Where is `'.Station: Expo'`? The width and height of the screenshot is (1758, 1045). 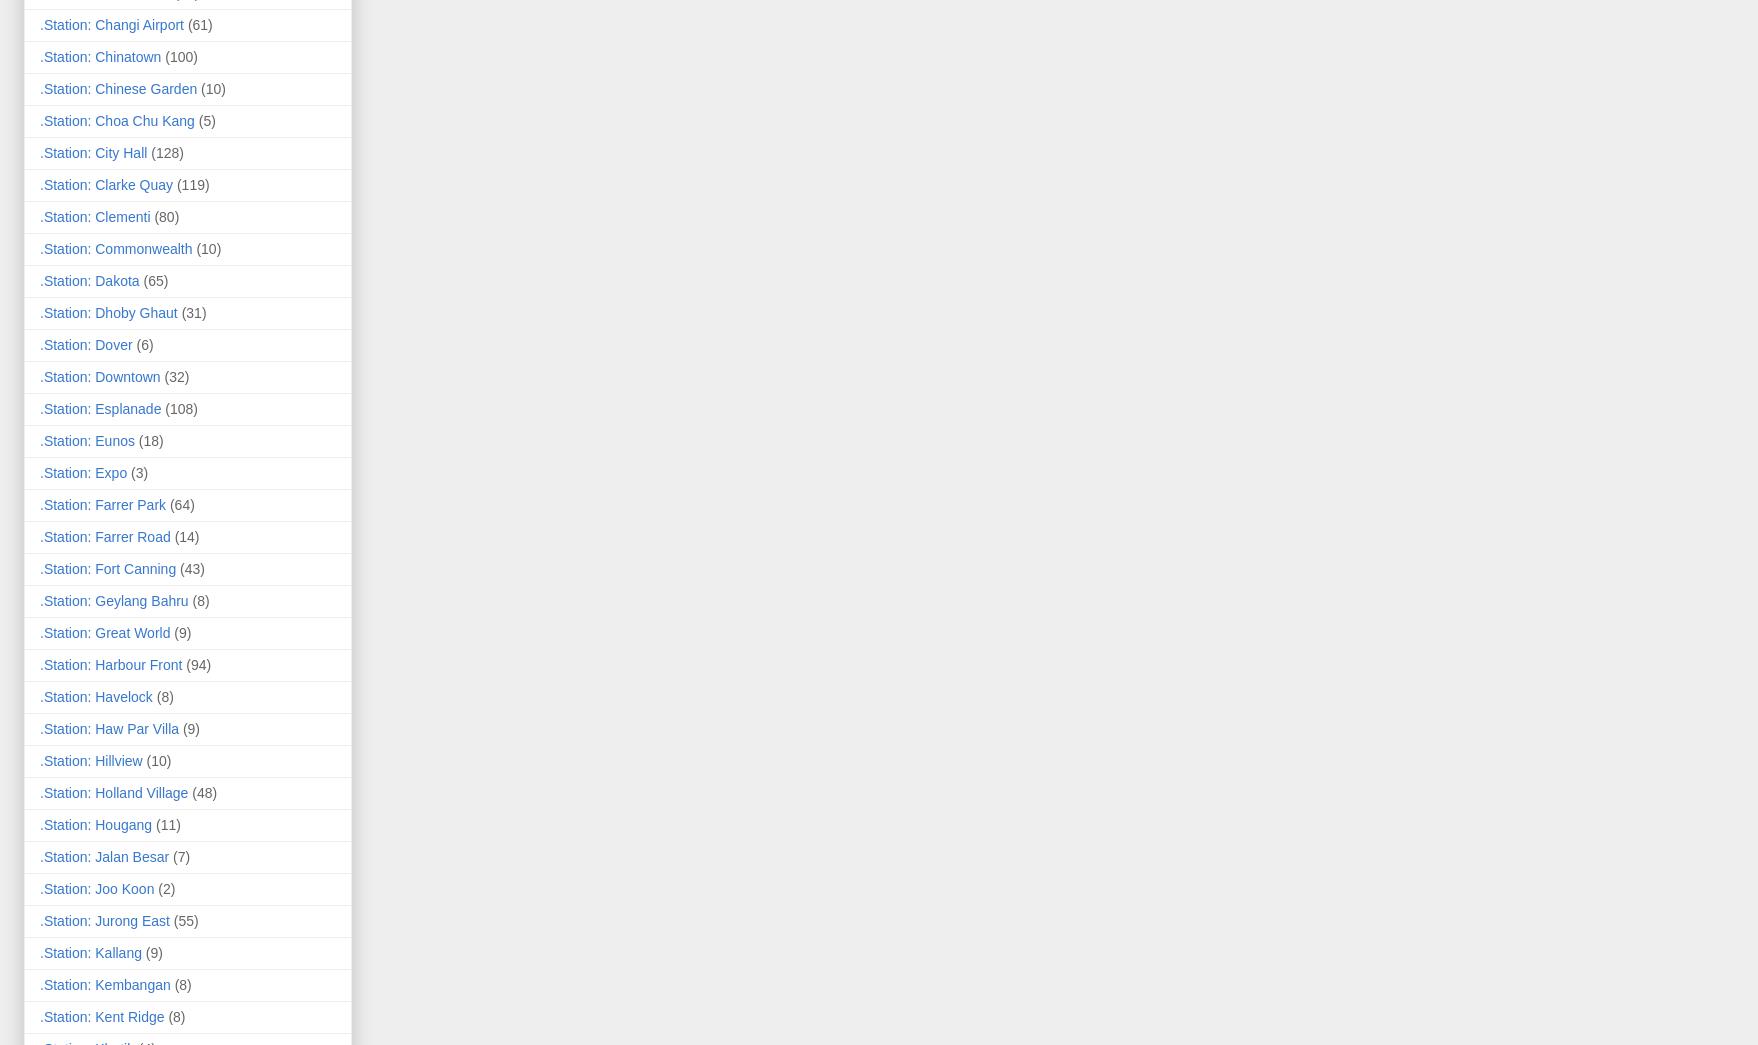 '.Station: Expo' is located at coordinates (83, 471).